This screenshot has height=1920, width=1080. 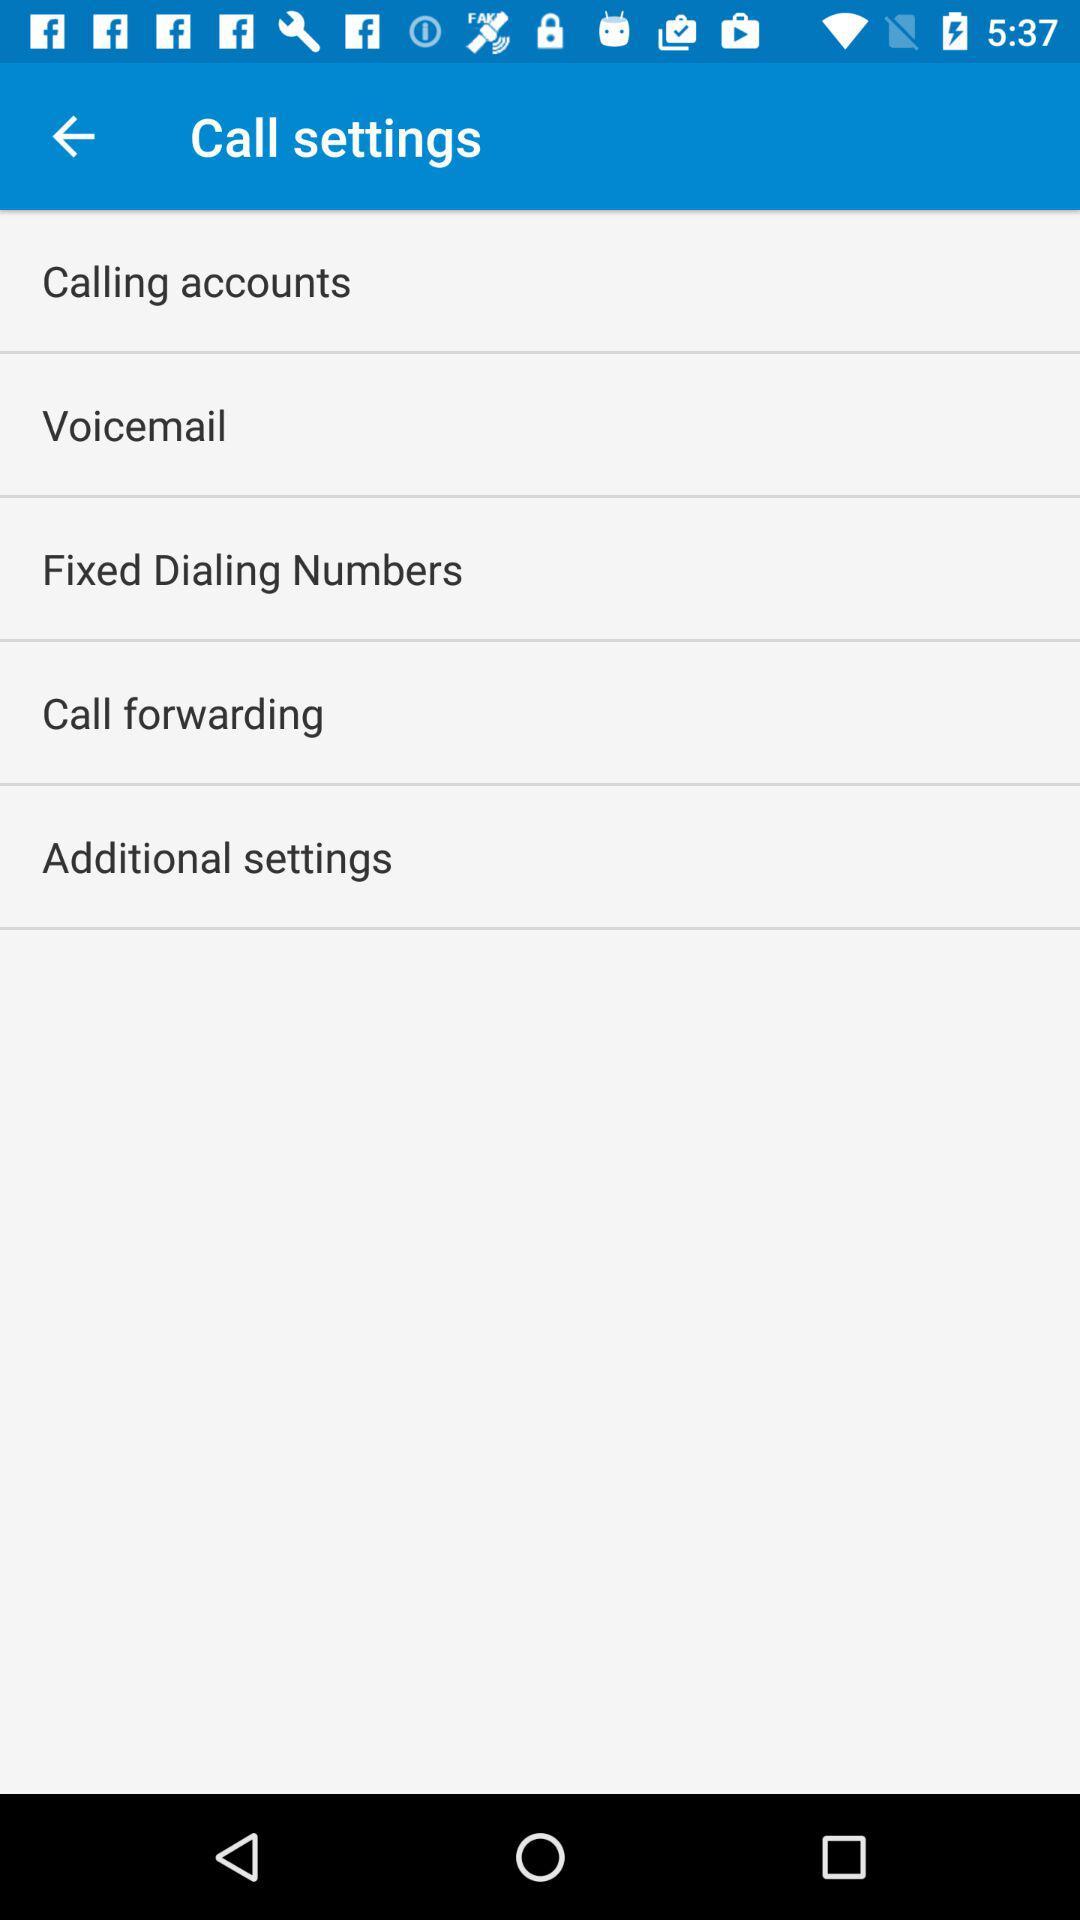 I want to click on voicemail item, so click(x=134, y=423).